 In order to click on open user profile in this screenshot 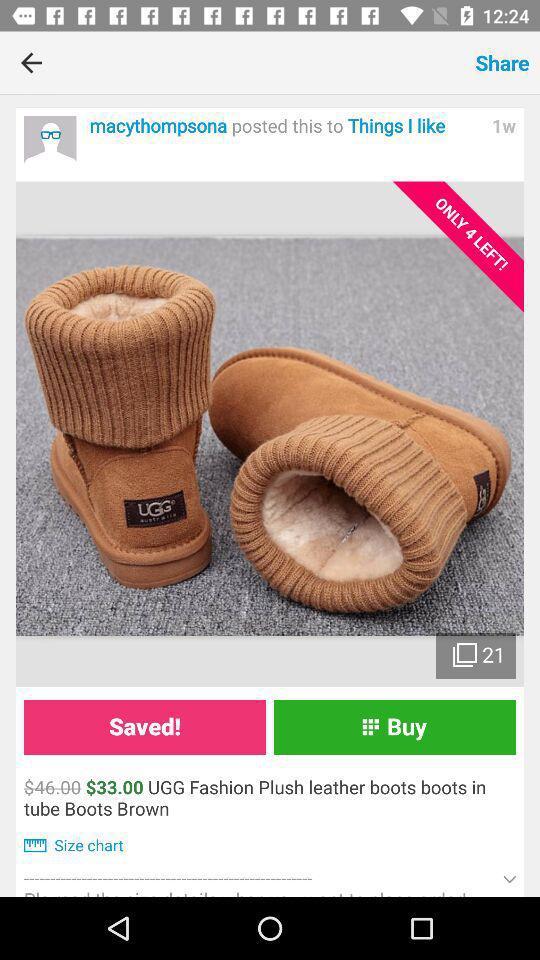, I will do `click(50, 141)`.